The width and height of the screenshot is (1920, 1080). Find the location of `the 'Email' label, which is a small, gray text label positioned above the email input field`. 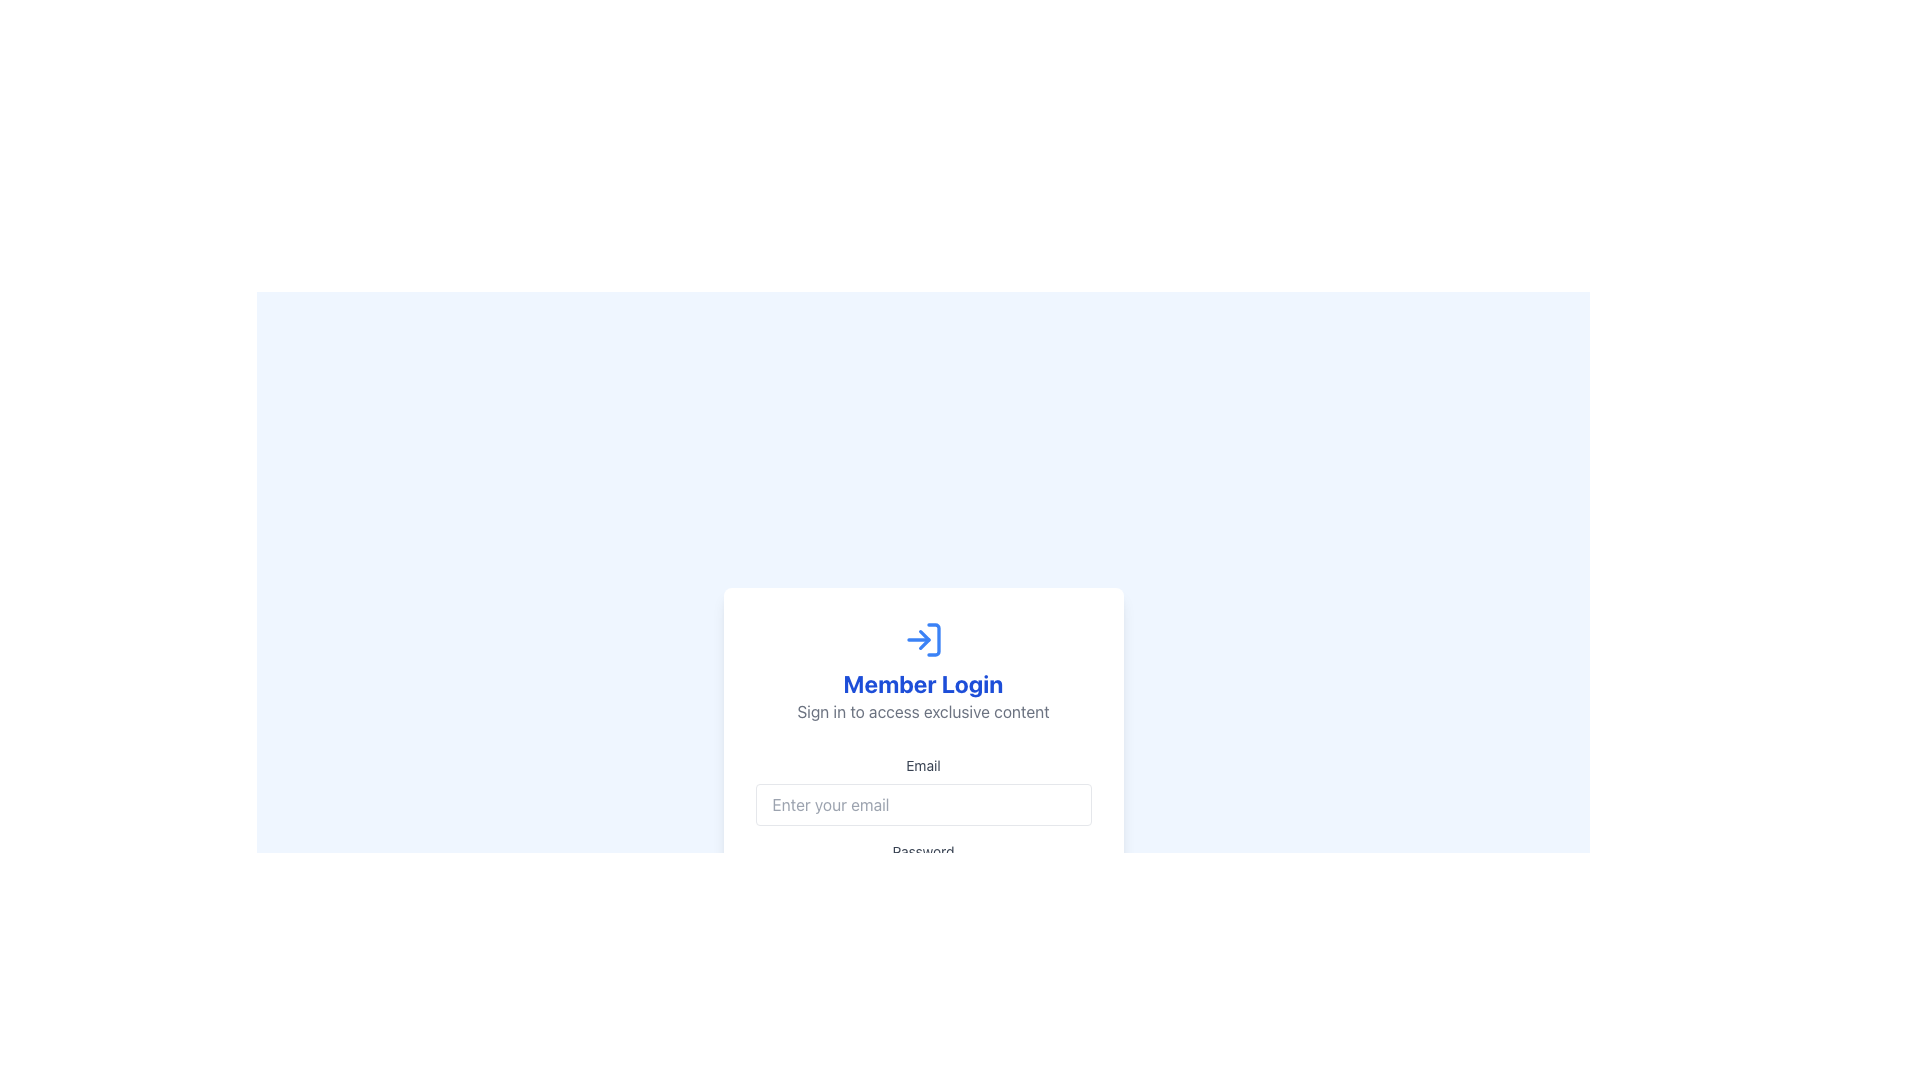

the 'Email' label, which is a small, gray text label positioned above the email input field is located at coordinates (922, 765).